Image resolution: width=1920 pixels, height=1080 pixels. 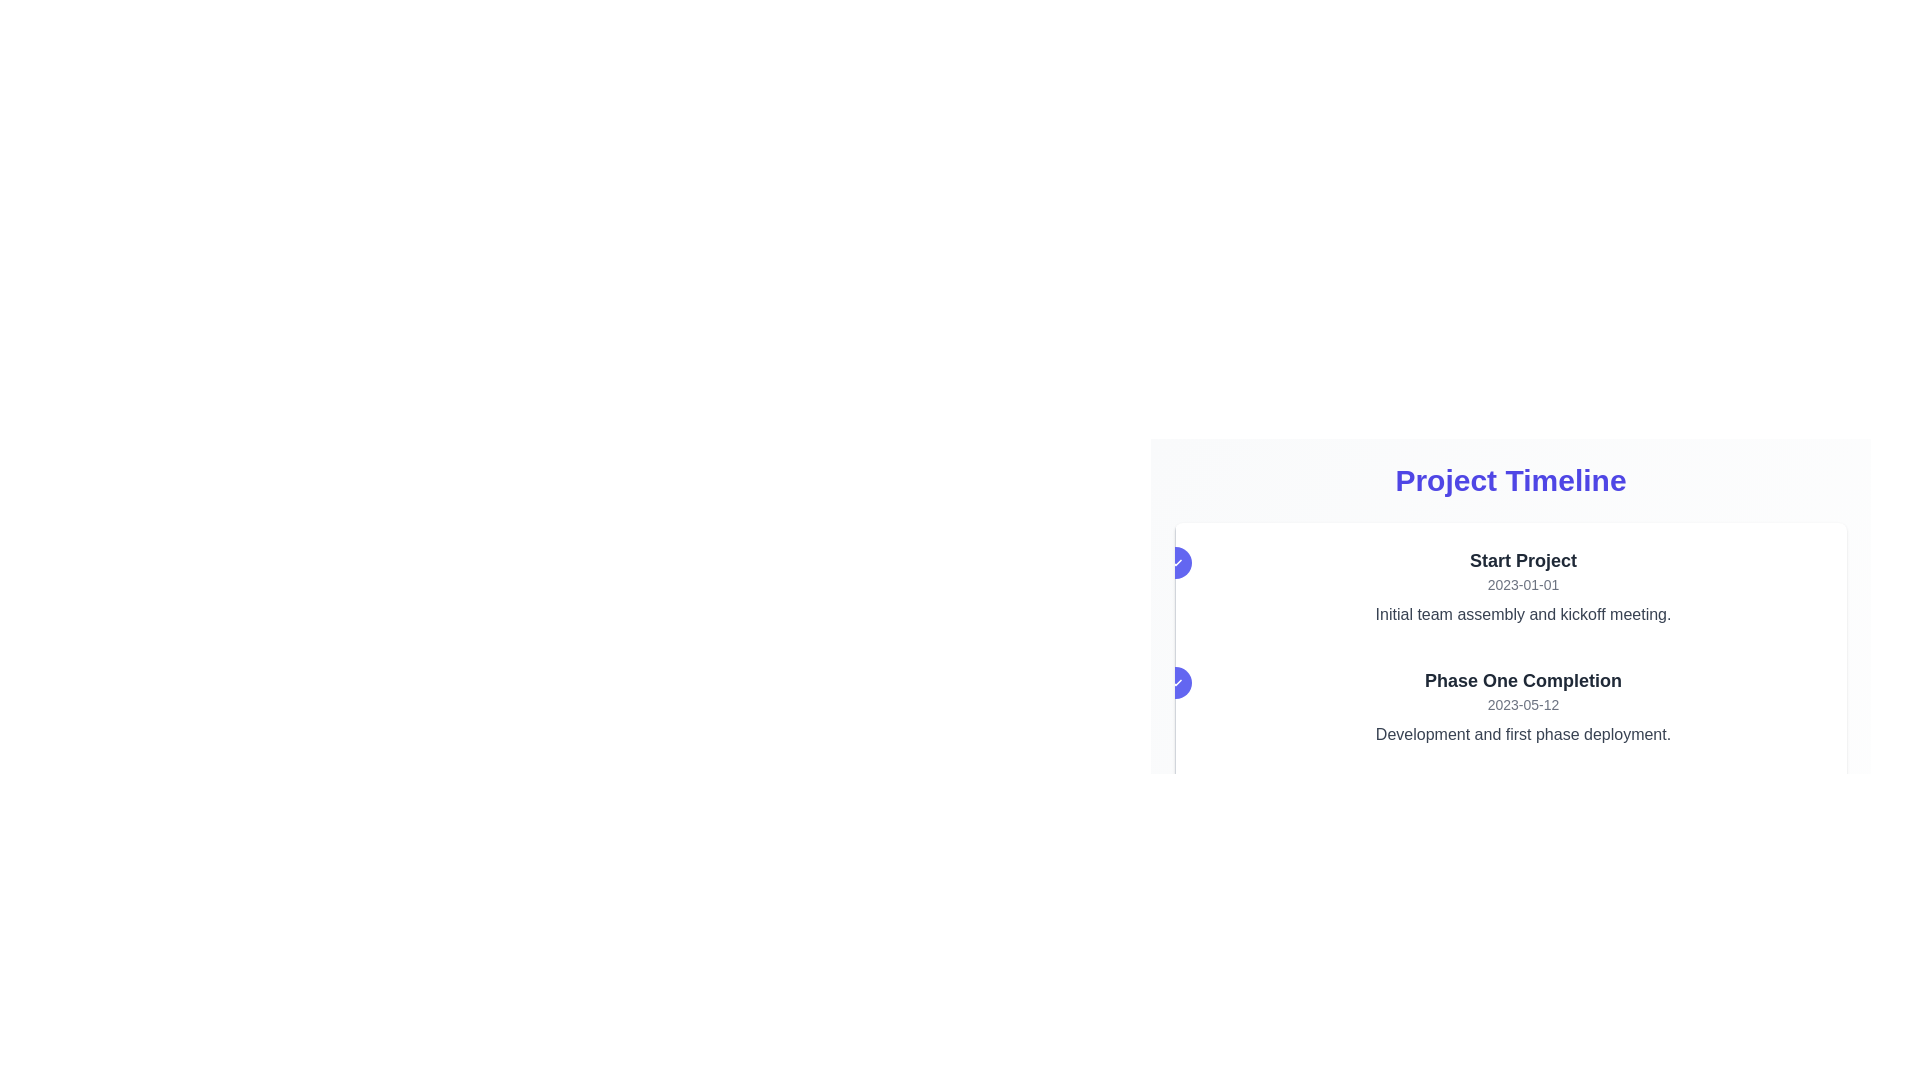 I want to click on the 'Project Timeline' text label, which is bold, large, and indigo colored, centrally positioned at the top of the UI layout, so click(x=1511, y=481).